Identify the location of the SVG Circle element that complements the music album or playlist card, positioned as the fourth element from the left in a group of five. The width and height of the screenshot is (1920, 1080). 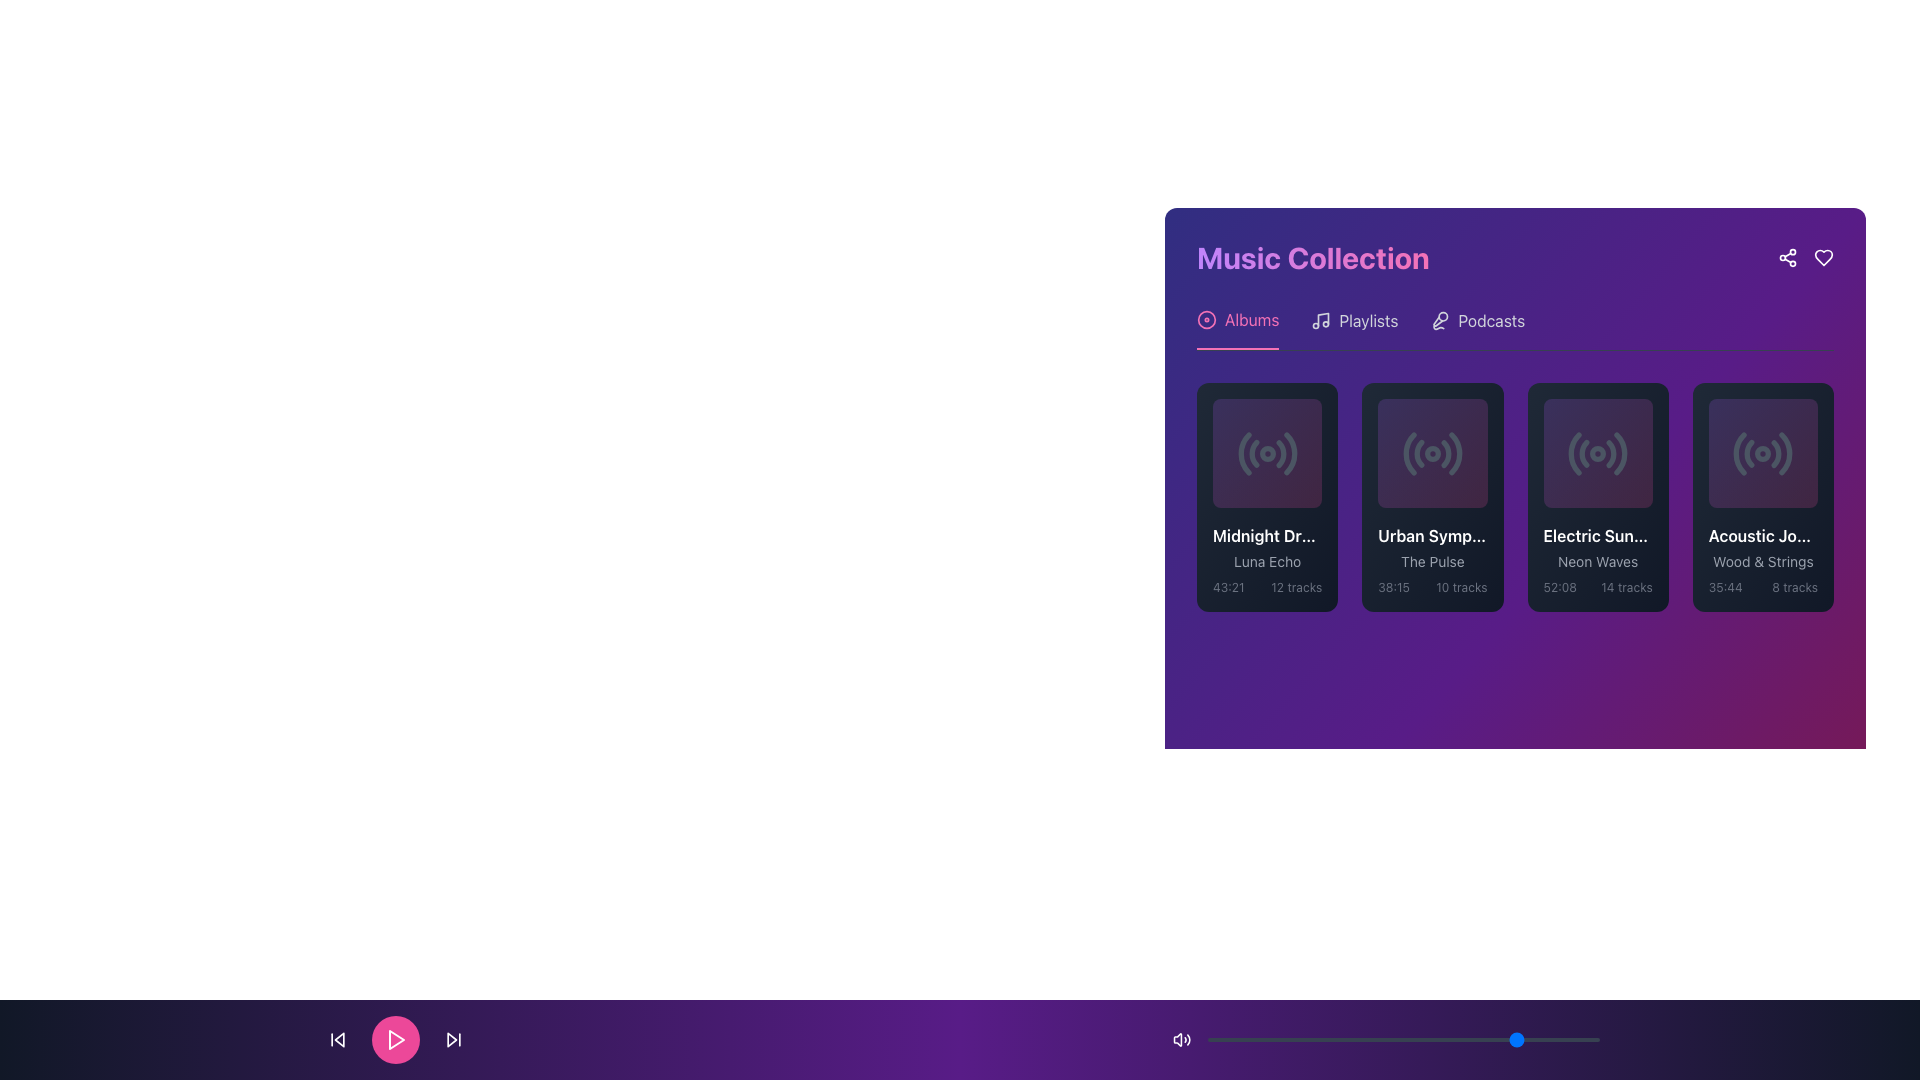
(1763, 453).